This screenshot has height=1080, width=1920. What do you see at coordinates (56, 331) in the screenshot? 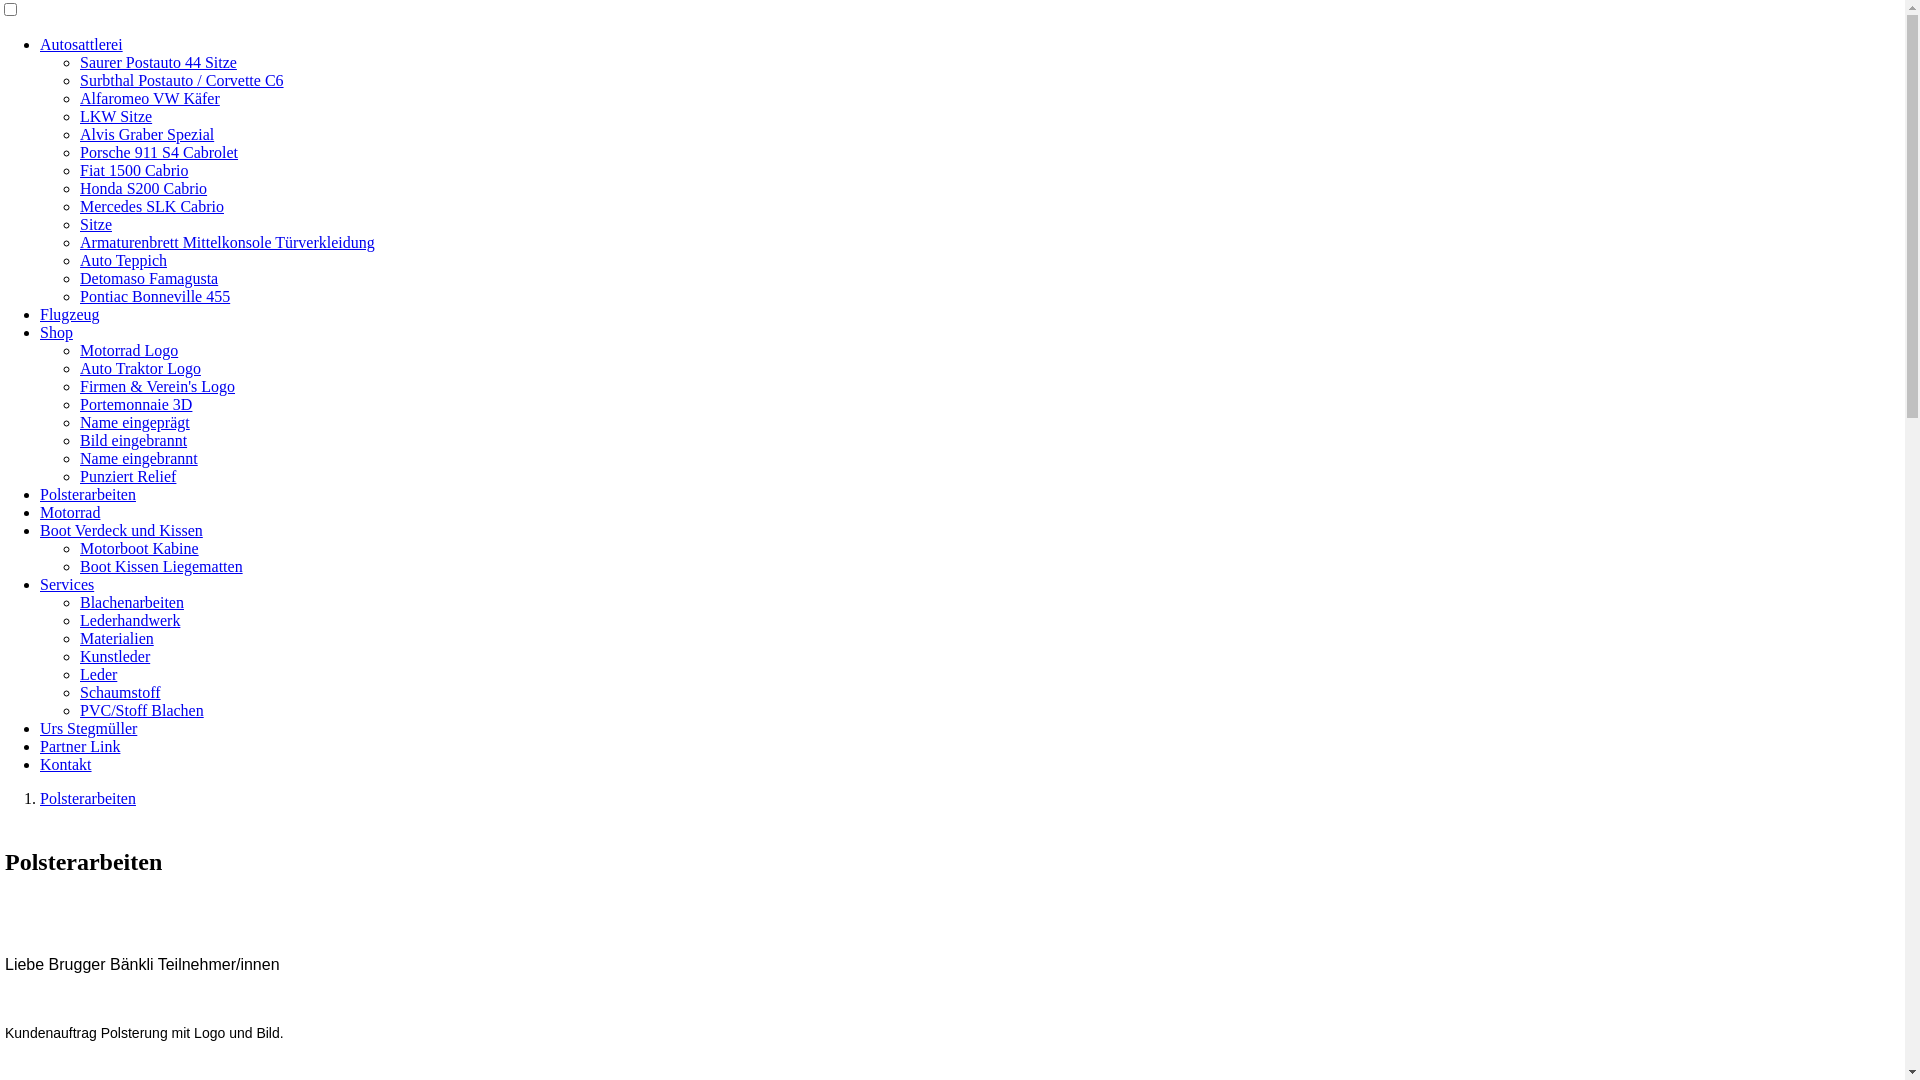
I see `'Shop'` at bounding box center [56, 331].